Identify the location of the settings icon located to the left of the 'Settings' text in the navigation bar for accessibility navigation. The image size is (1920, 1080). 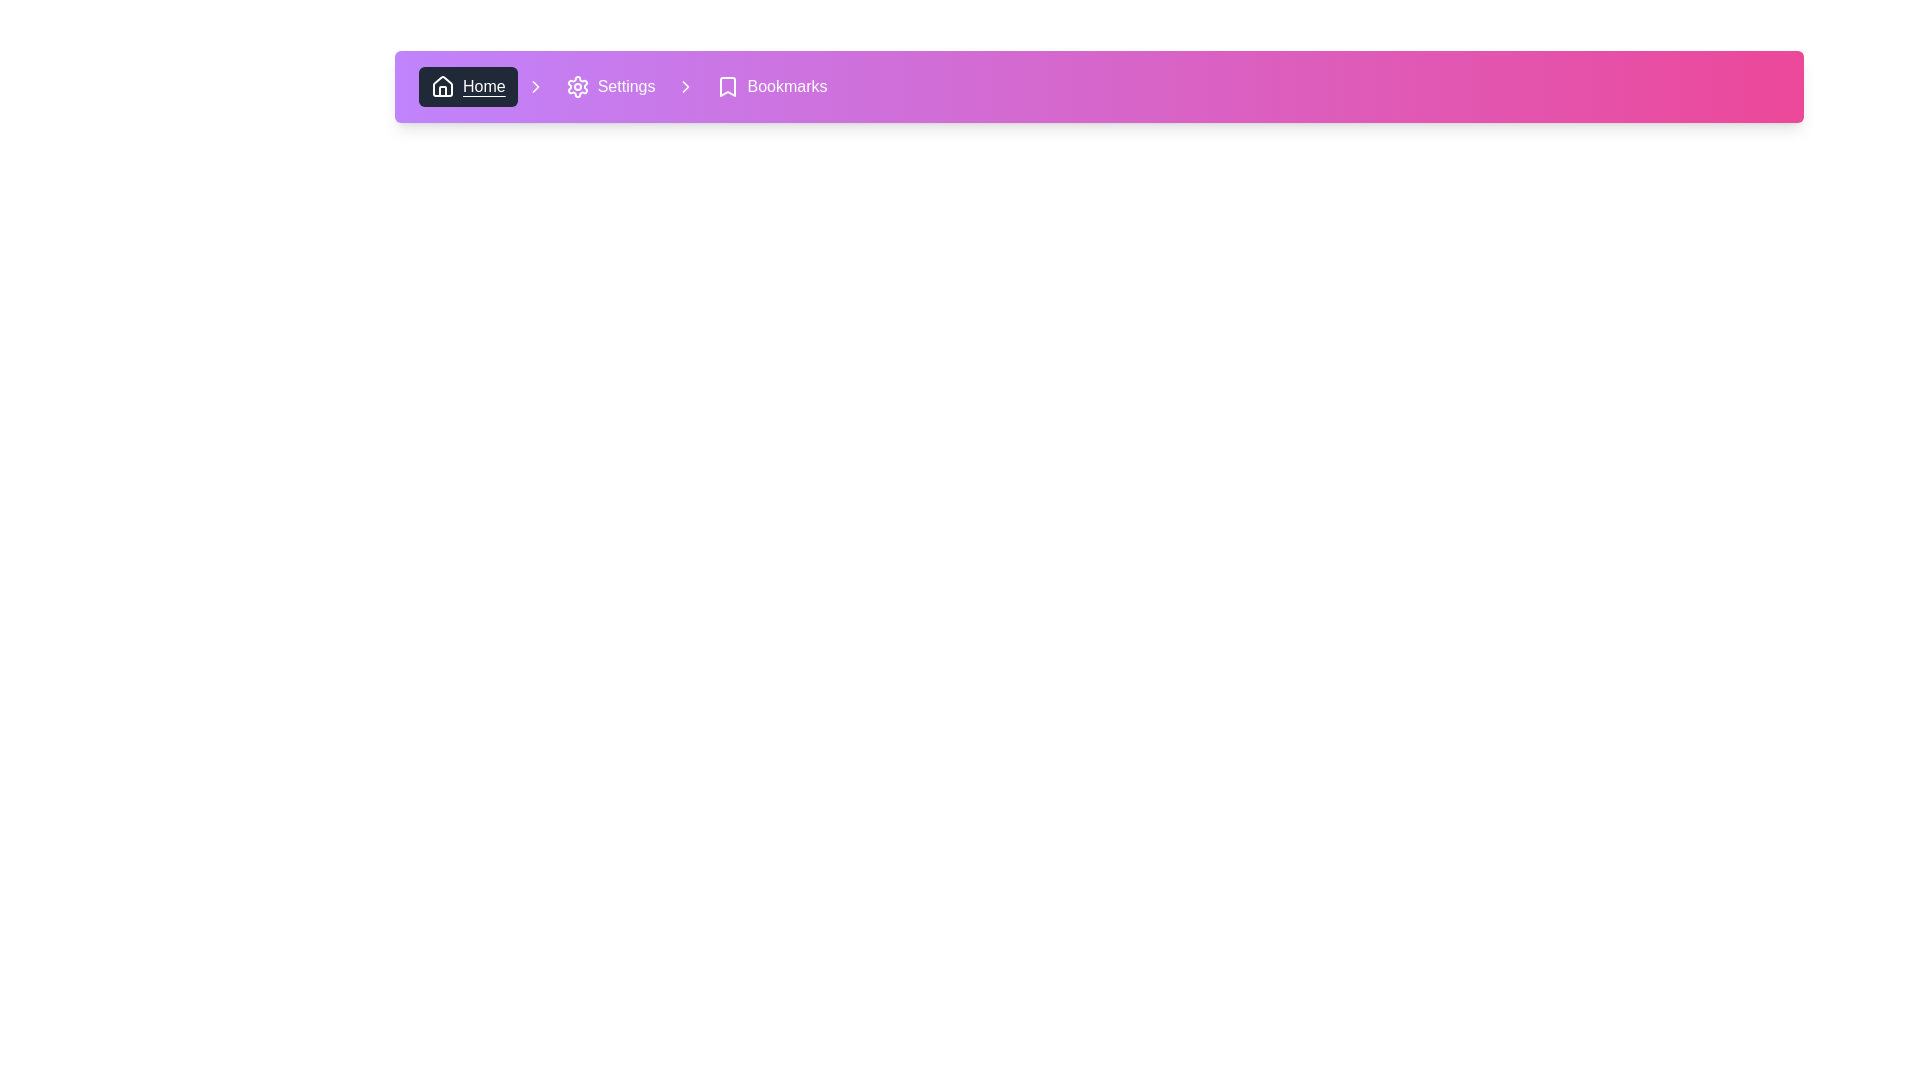
(576, 86).